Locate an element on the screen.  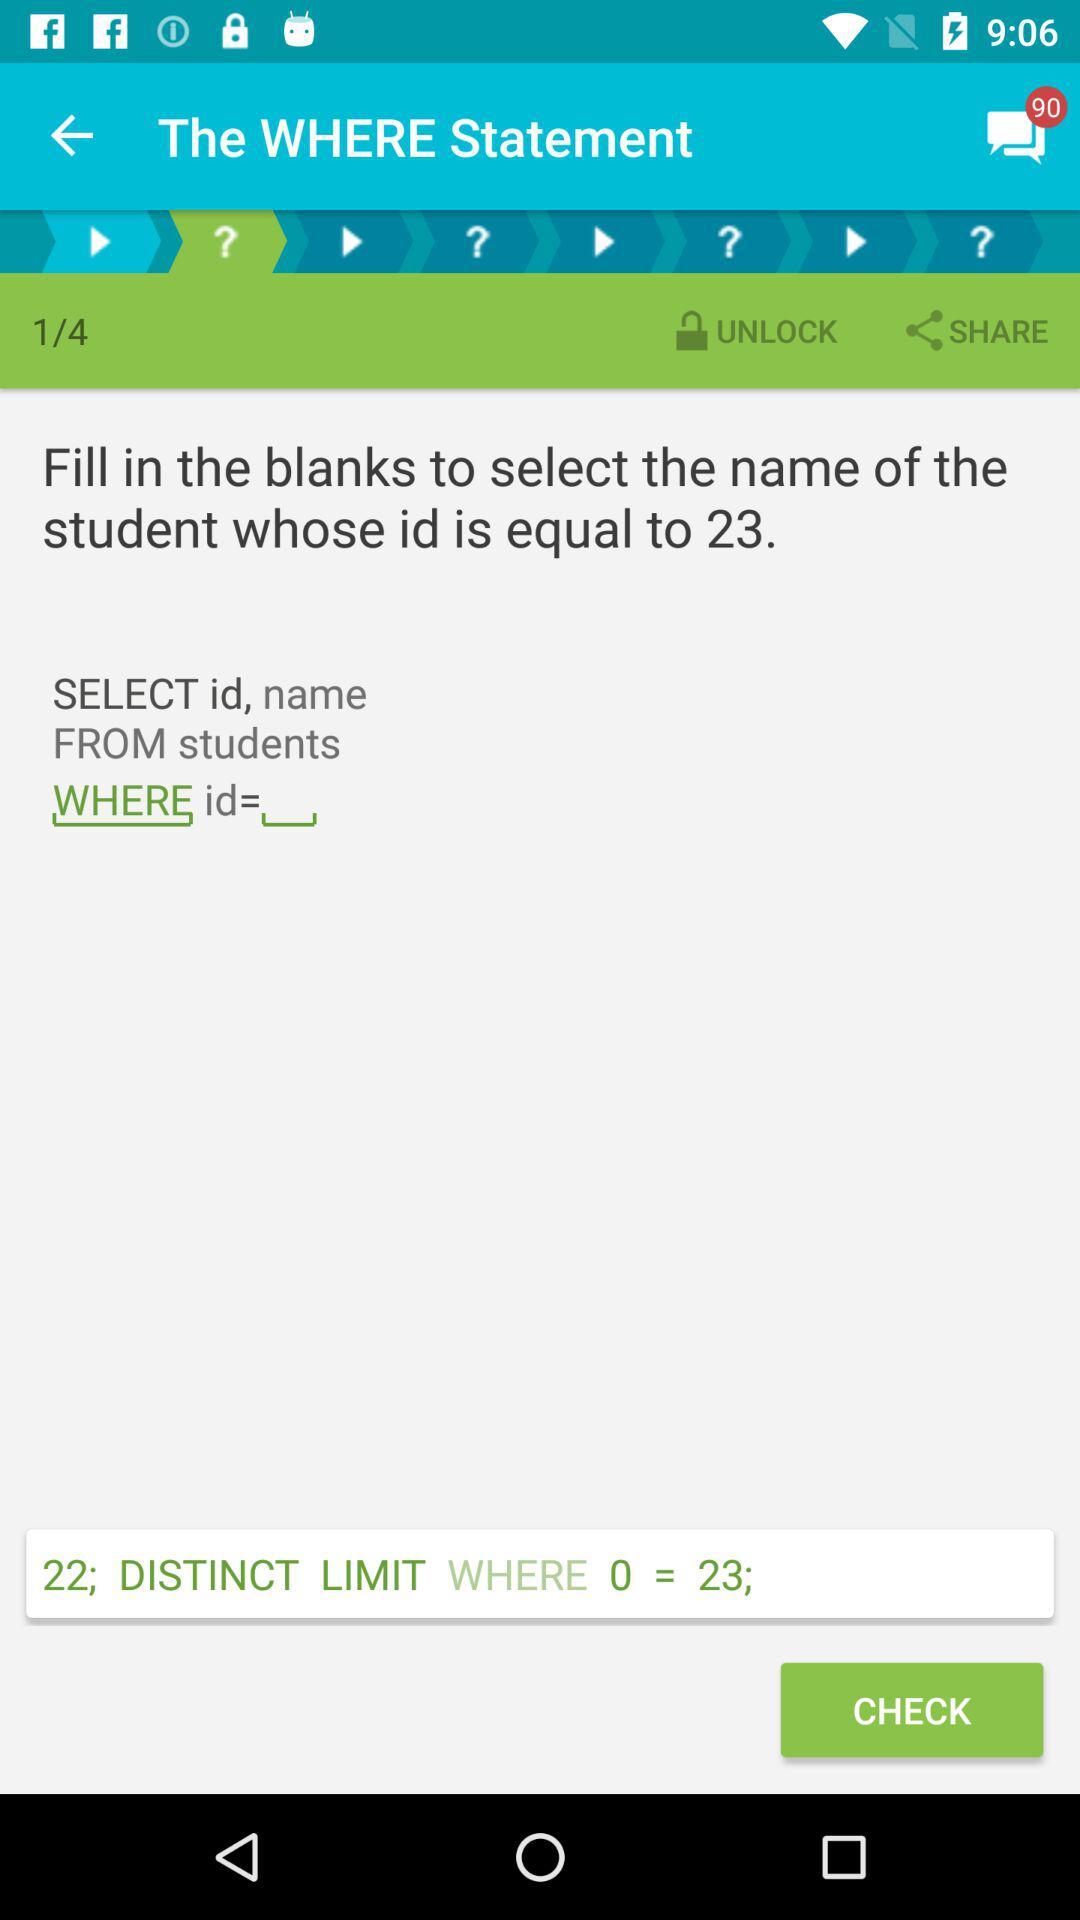
choose where statement is located at coordinates (729, 240).